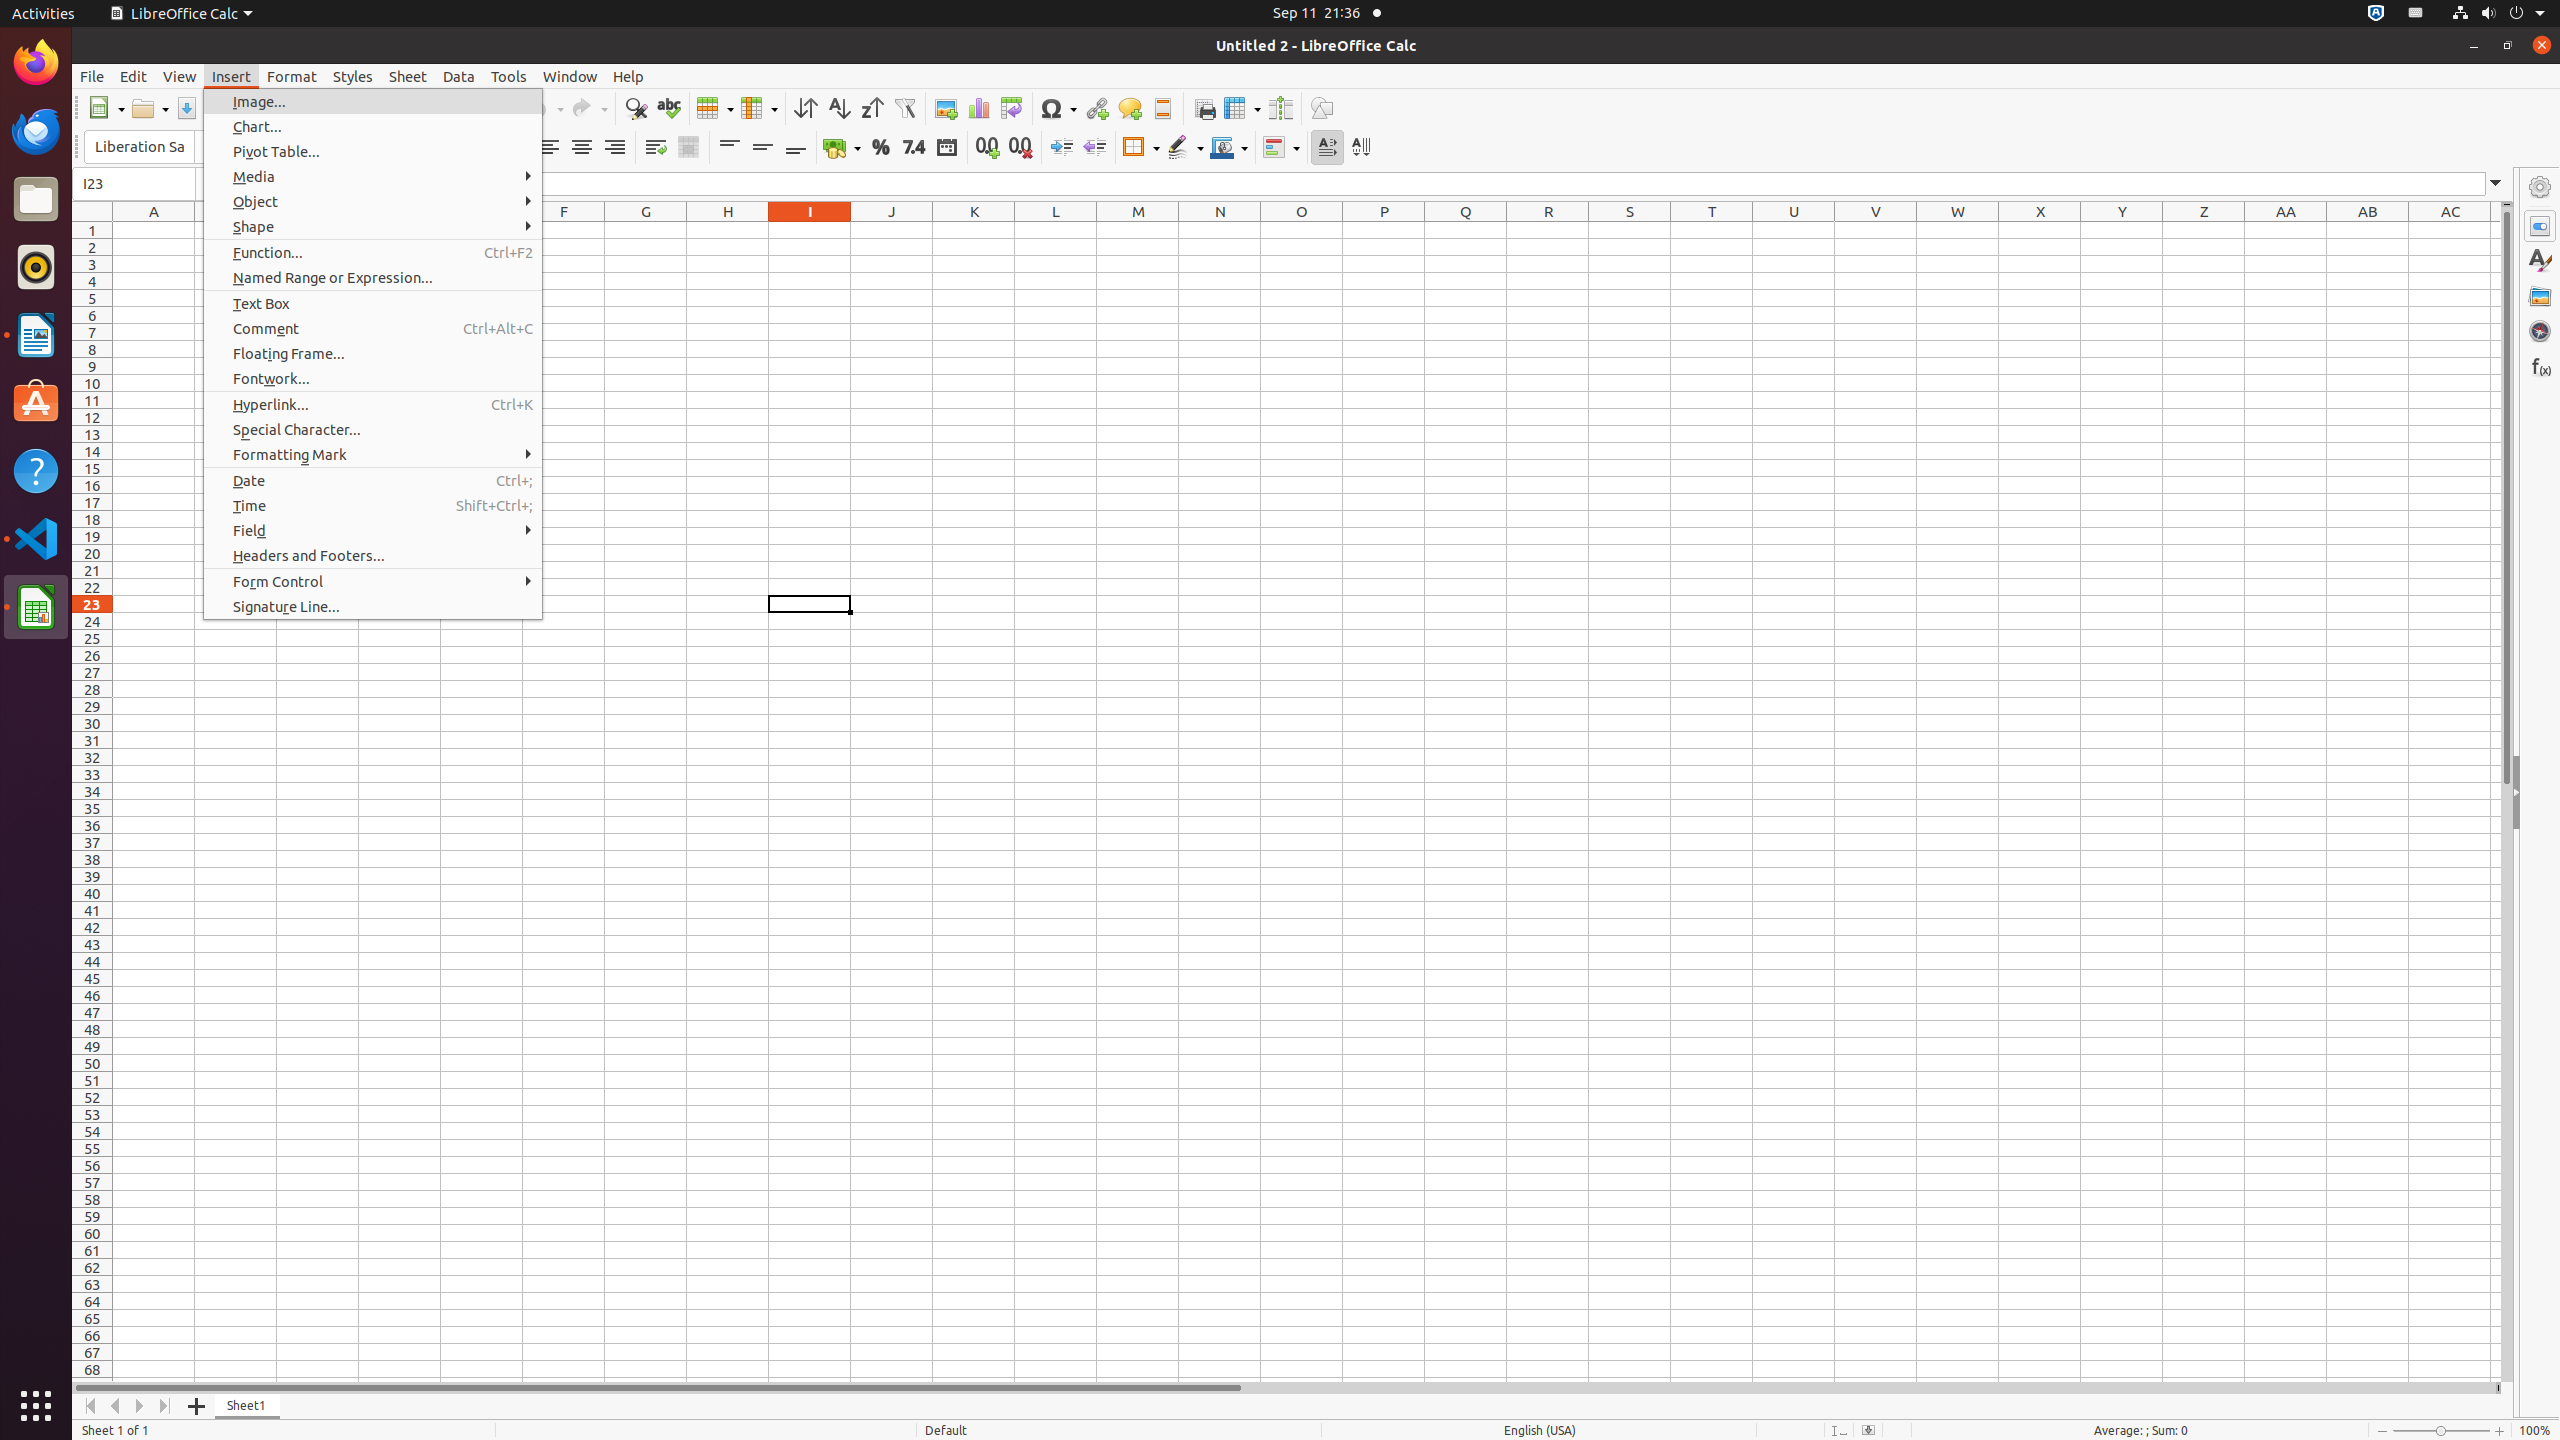  What do you see at coordinates (1137, 229) in the screenshot?
I see `'M1'` at bounding box center [1137, 229].